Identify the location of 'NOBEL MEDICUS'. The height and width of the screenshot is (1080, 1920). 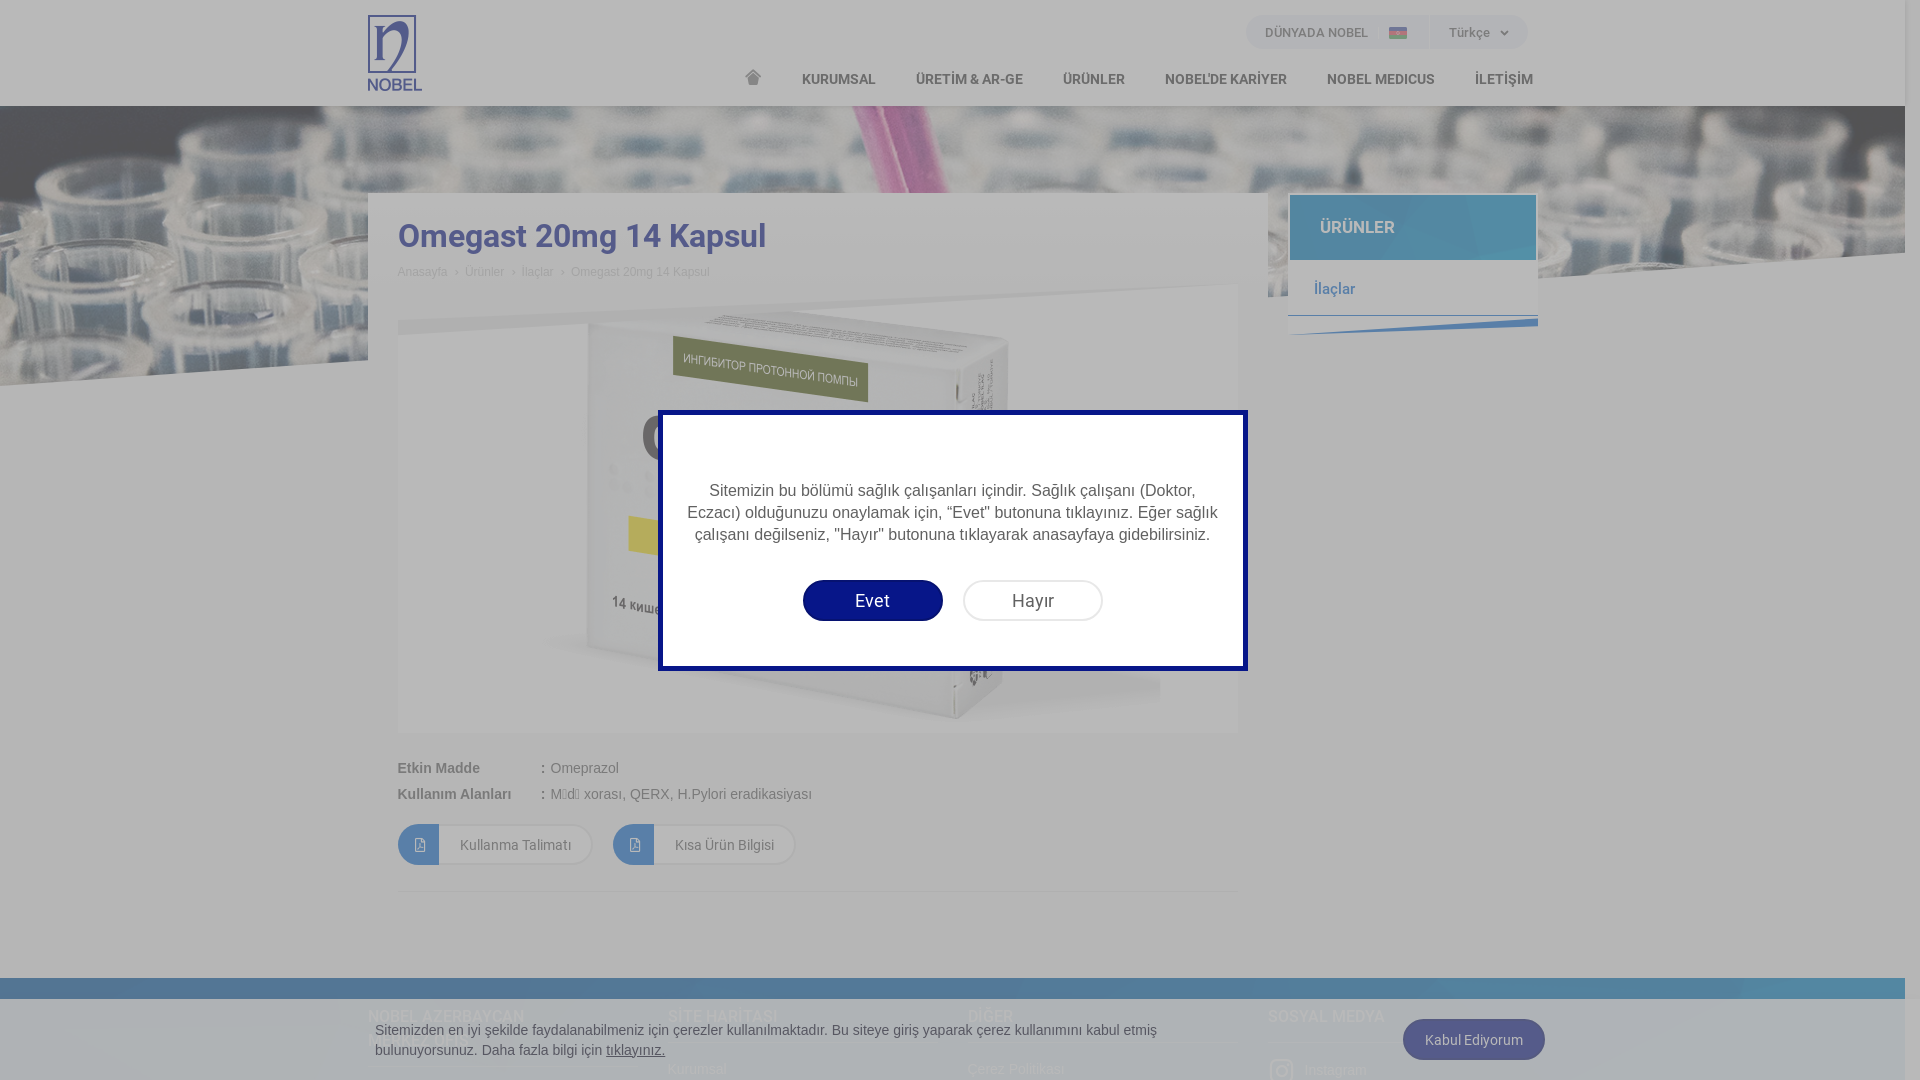
(1379, 79).